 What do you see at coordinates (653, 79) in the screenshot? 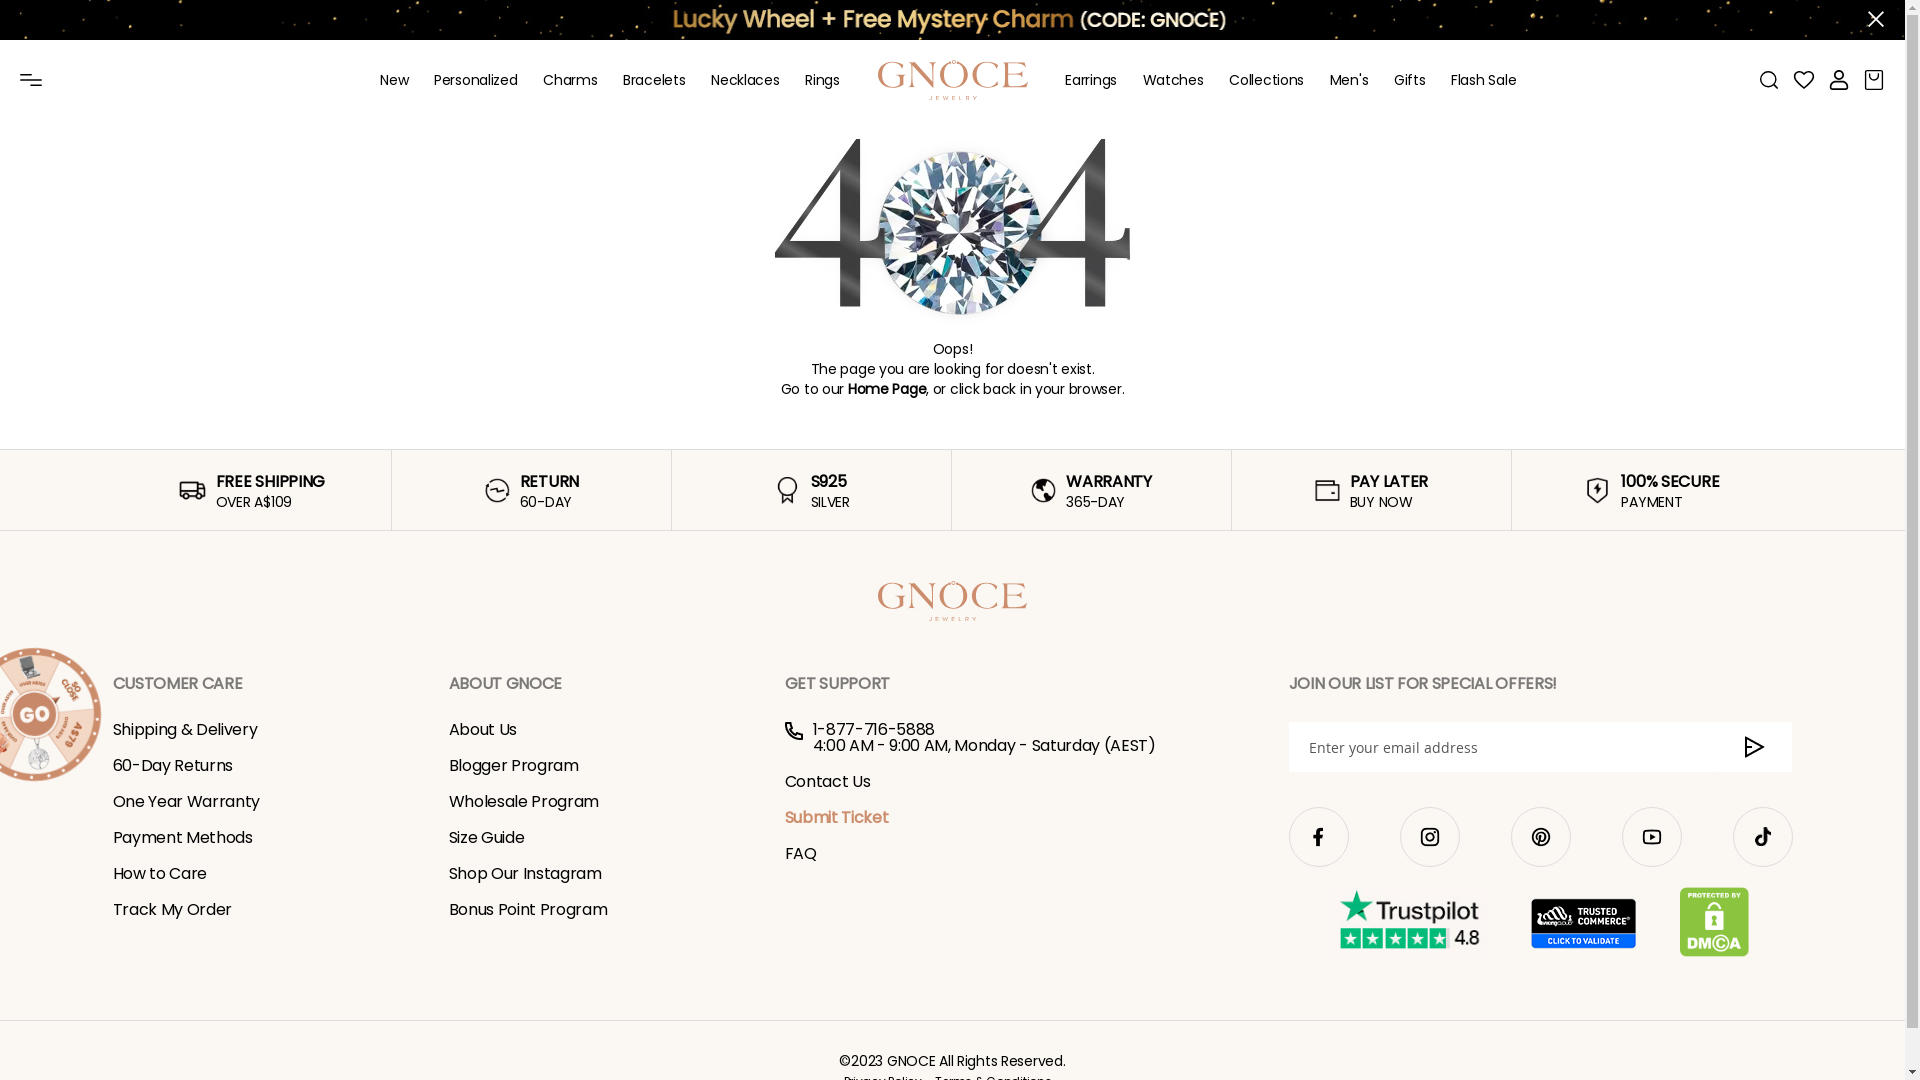
I see `'Bracelets'` at bounding box center [653, 79].